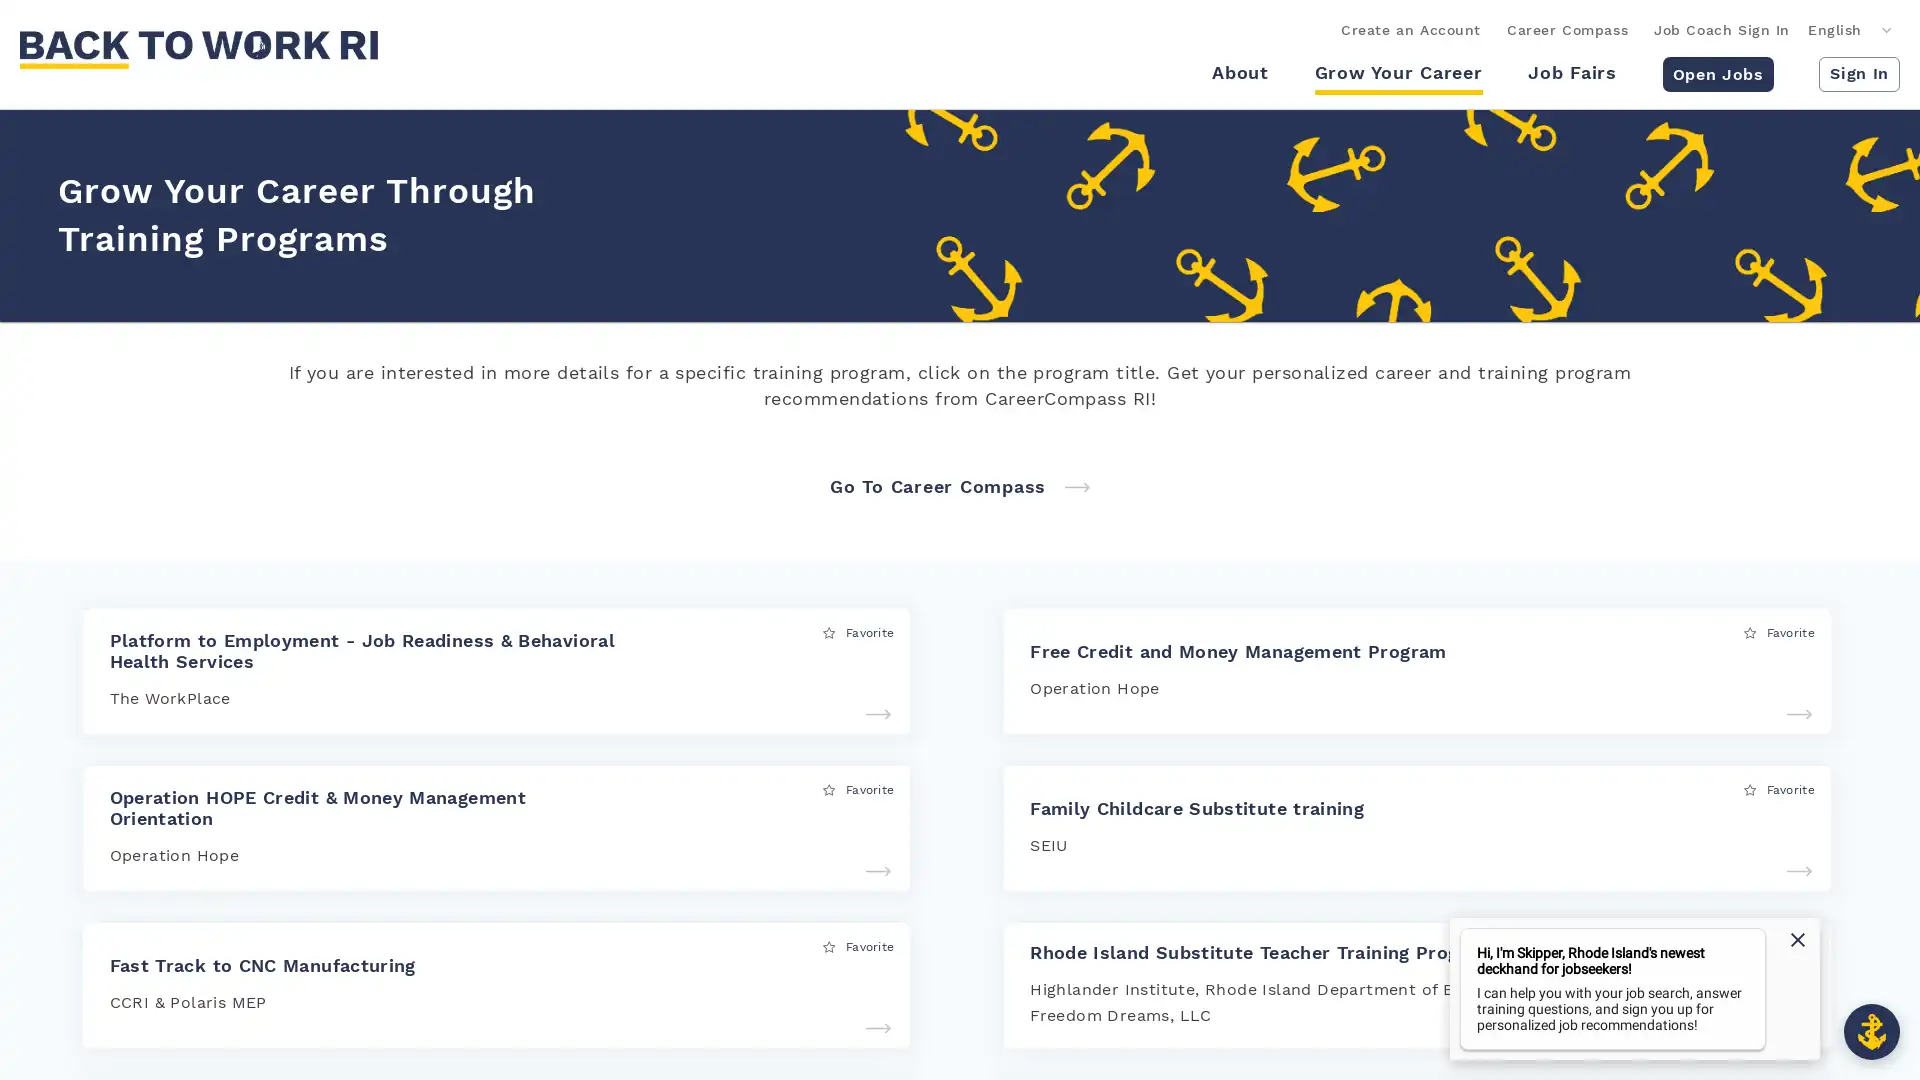 The height and width of the screenshot is (1080, 1920). I want to click on not favorite Favorite, so click(1779, 945).